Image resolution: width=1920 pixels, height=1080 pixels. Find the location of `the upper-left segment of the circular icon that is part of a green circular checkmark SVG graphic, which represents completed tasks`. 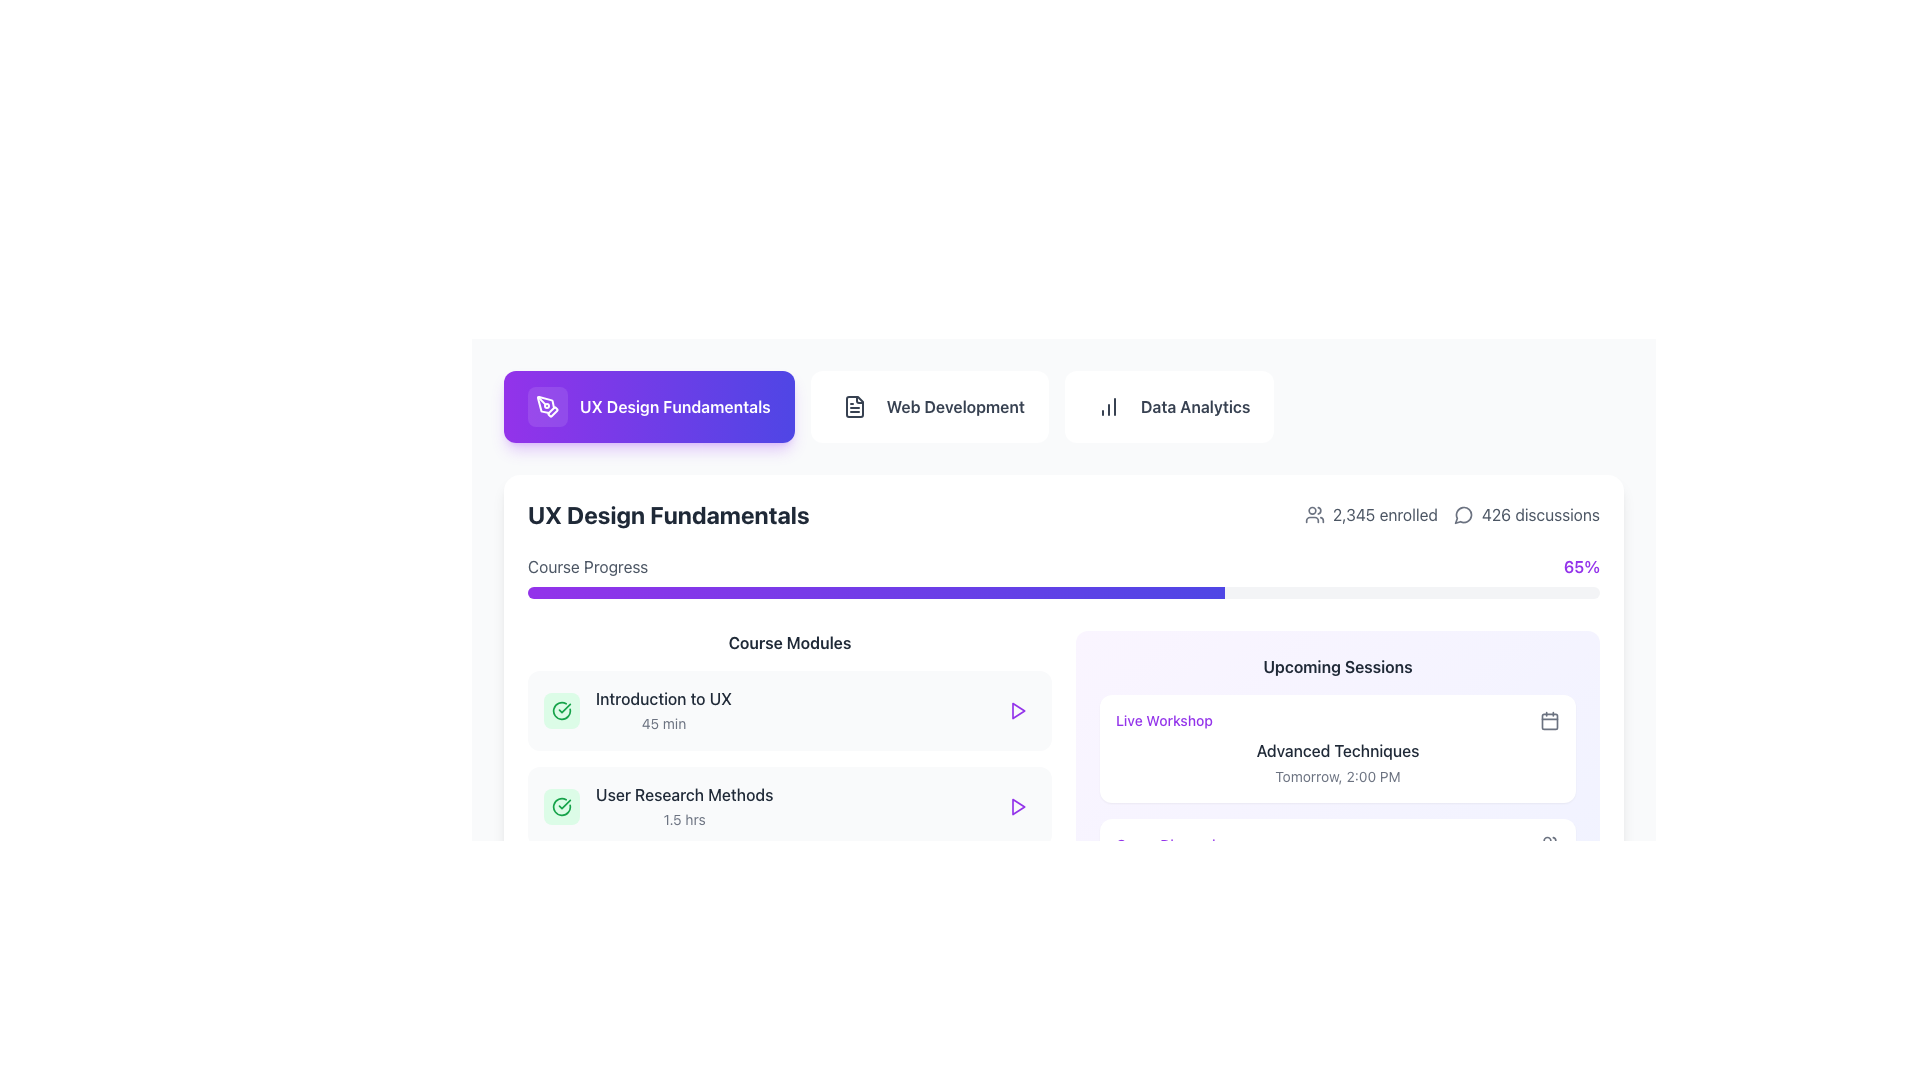

the upper-left segment of the circular icon that is part of a green circular checkmark SVG graphic, which represents completed tasks is located at coordinates (560, 709).